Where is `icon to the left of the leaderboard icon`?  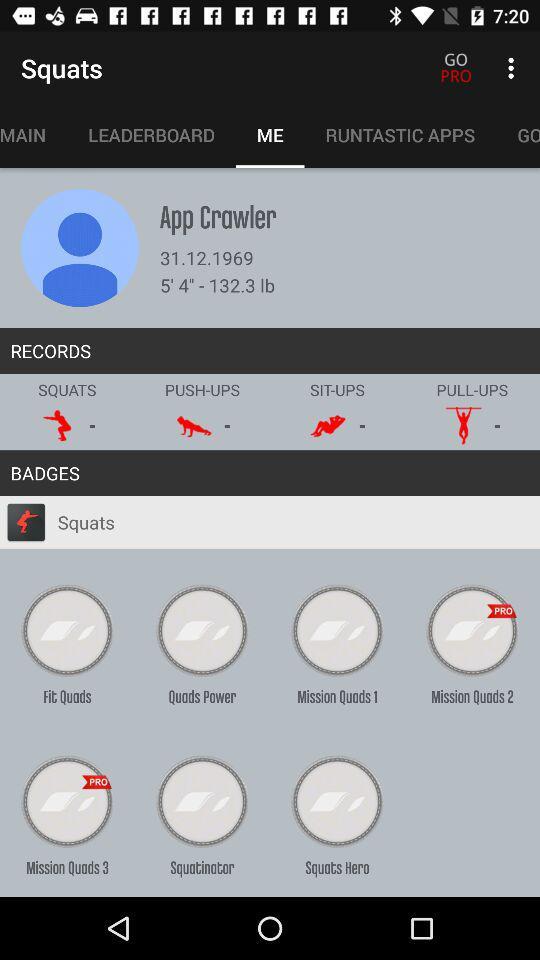 icon to the left of the leaderboard icon is located at coordinates (32, 134).